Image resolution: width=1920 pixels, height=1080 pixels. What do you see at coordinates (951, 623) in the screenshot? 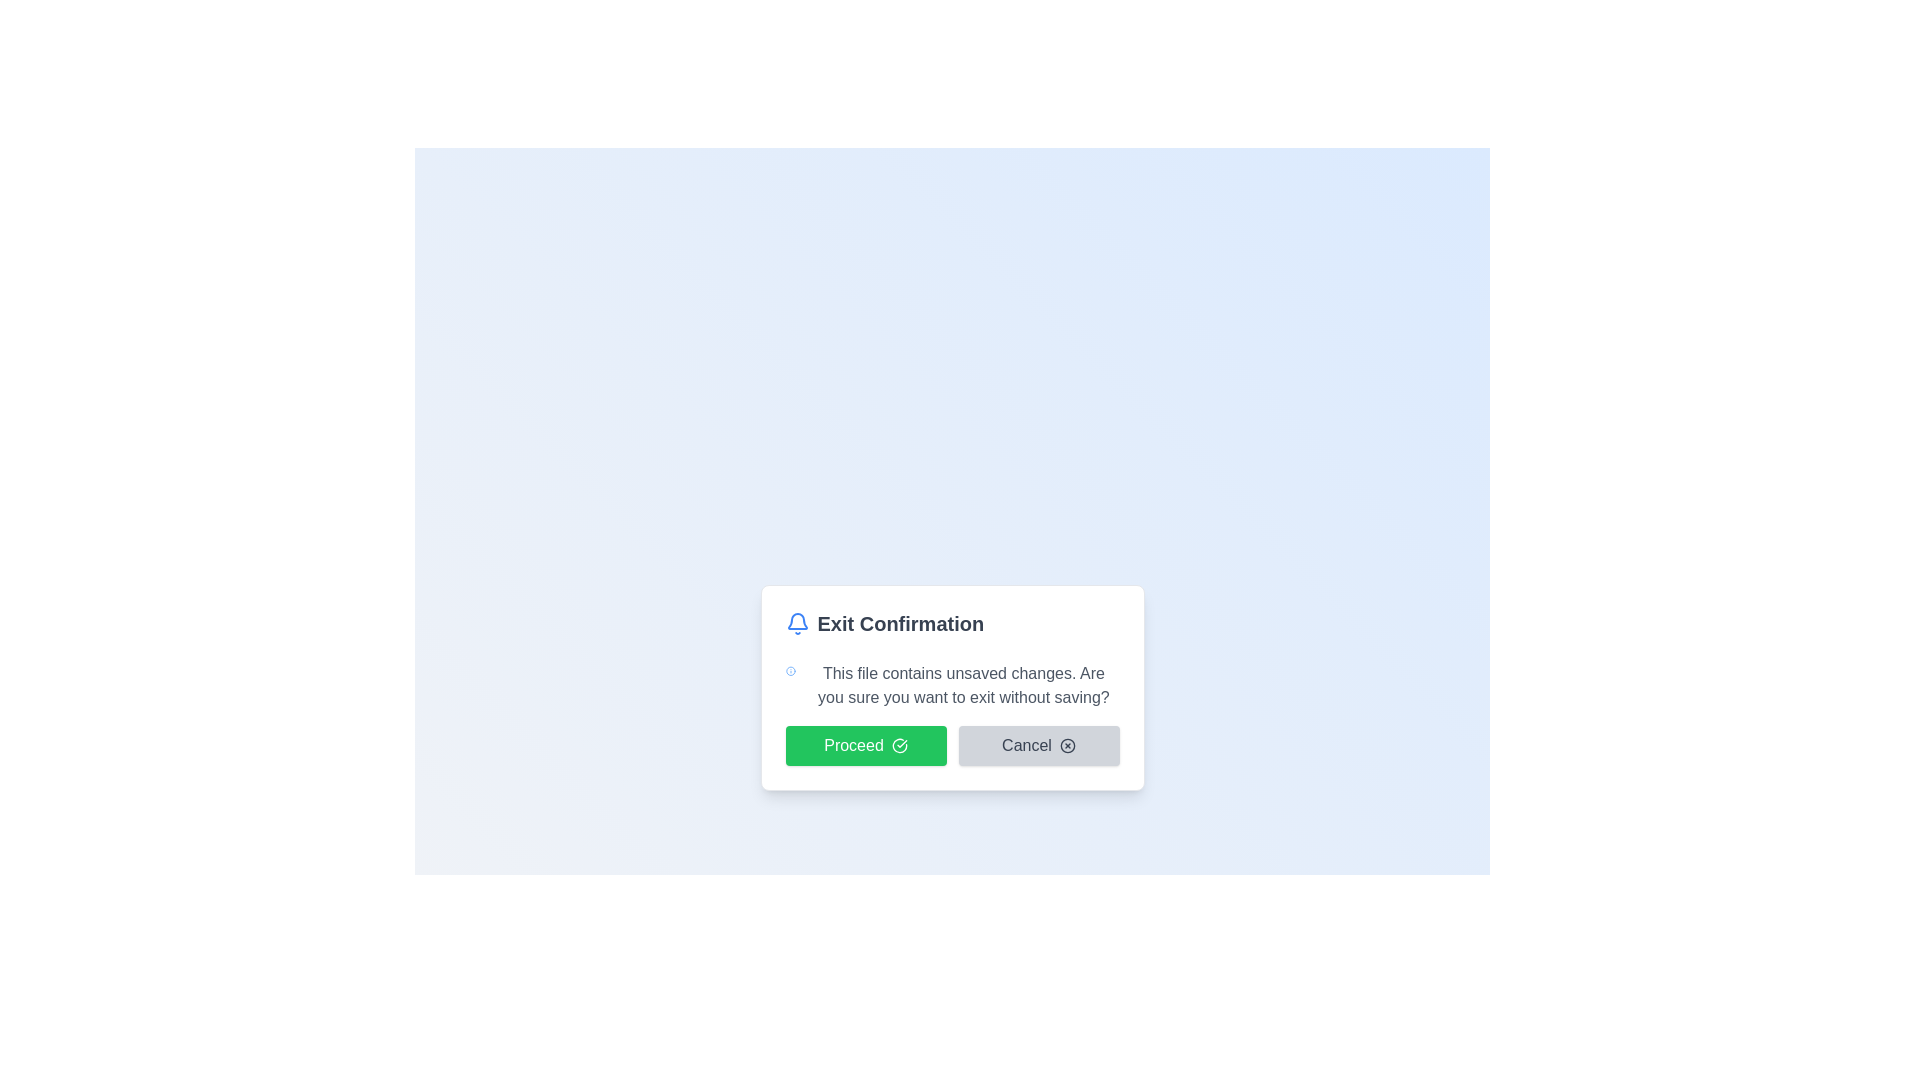
I see `the header element indicating exit confirmation in the modal dialog` at bounding box center [951, 623].